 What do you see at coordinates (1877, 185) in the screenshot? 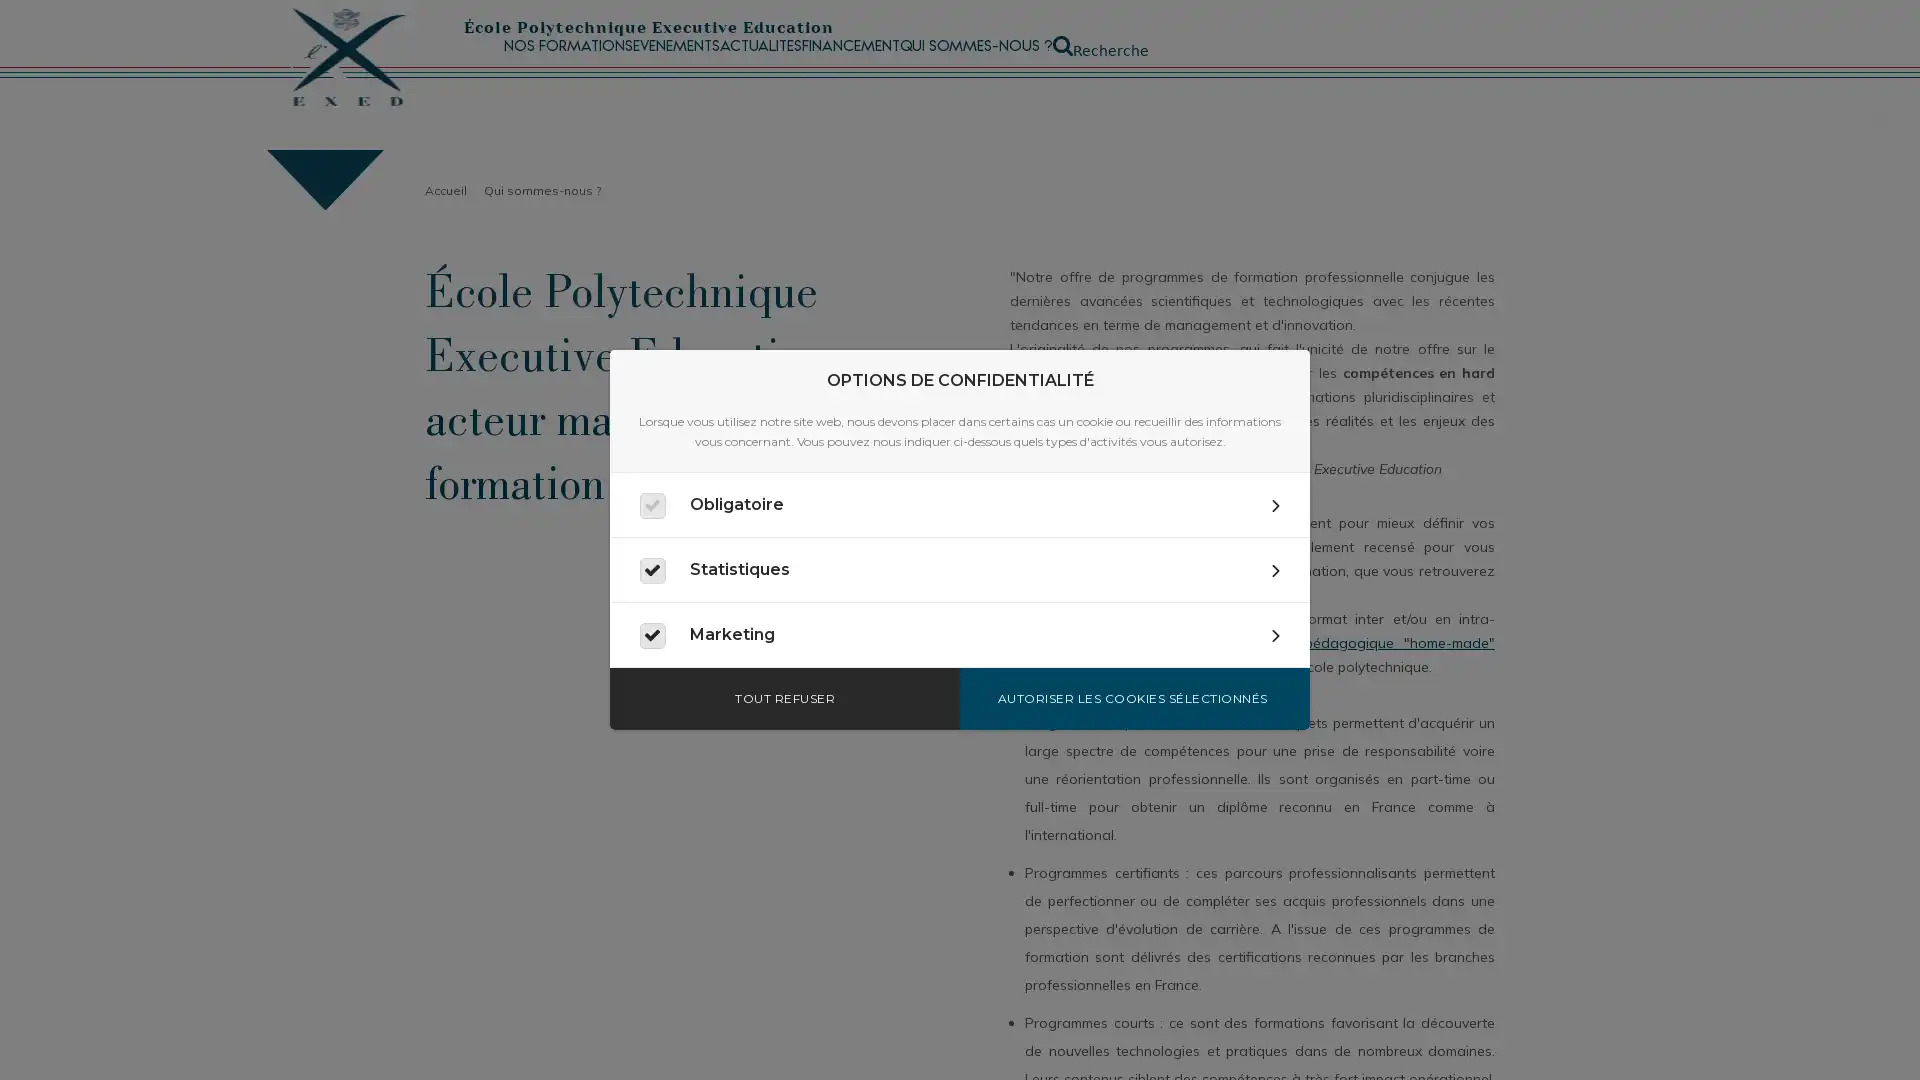
I see `Fermer la recherche` at bounding box center [1877, 185].